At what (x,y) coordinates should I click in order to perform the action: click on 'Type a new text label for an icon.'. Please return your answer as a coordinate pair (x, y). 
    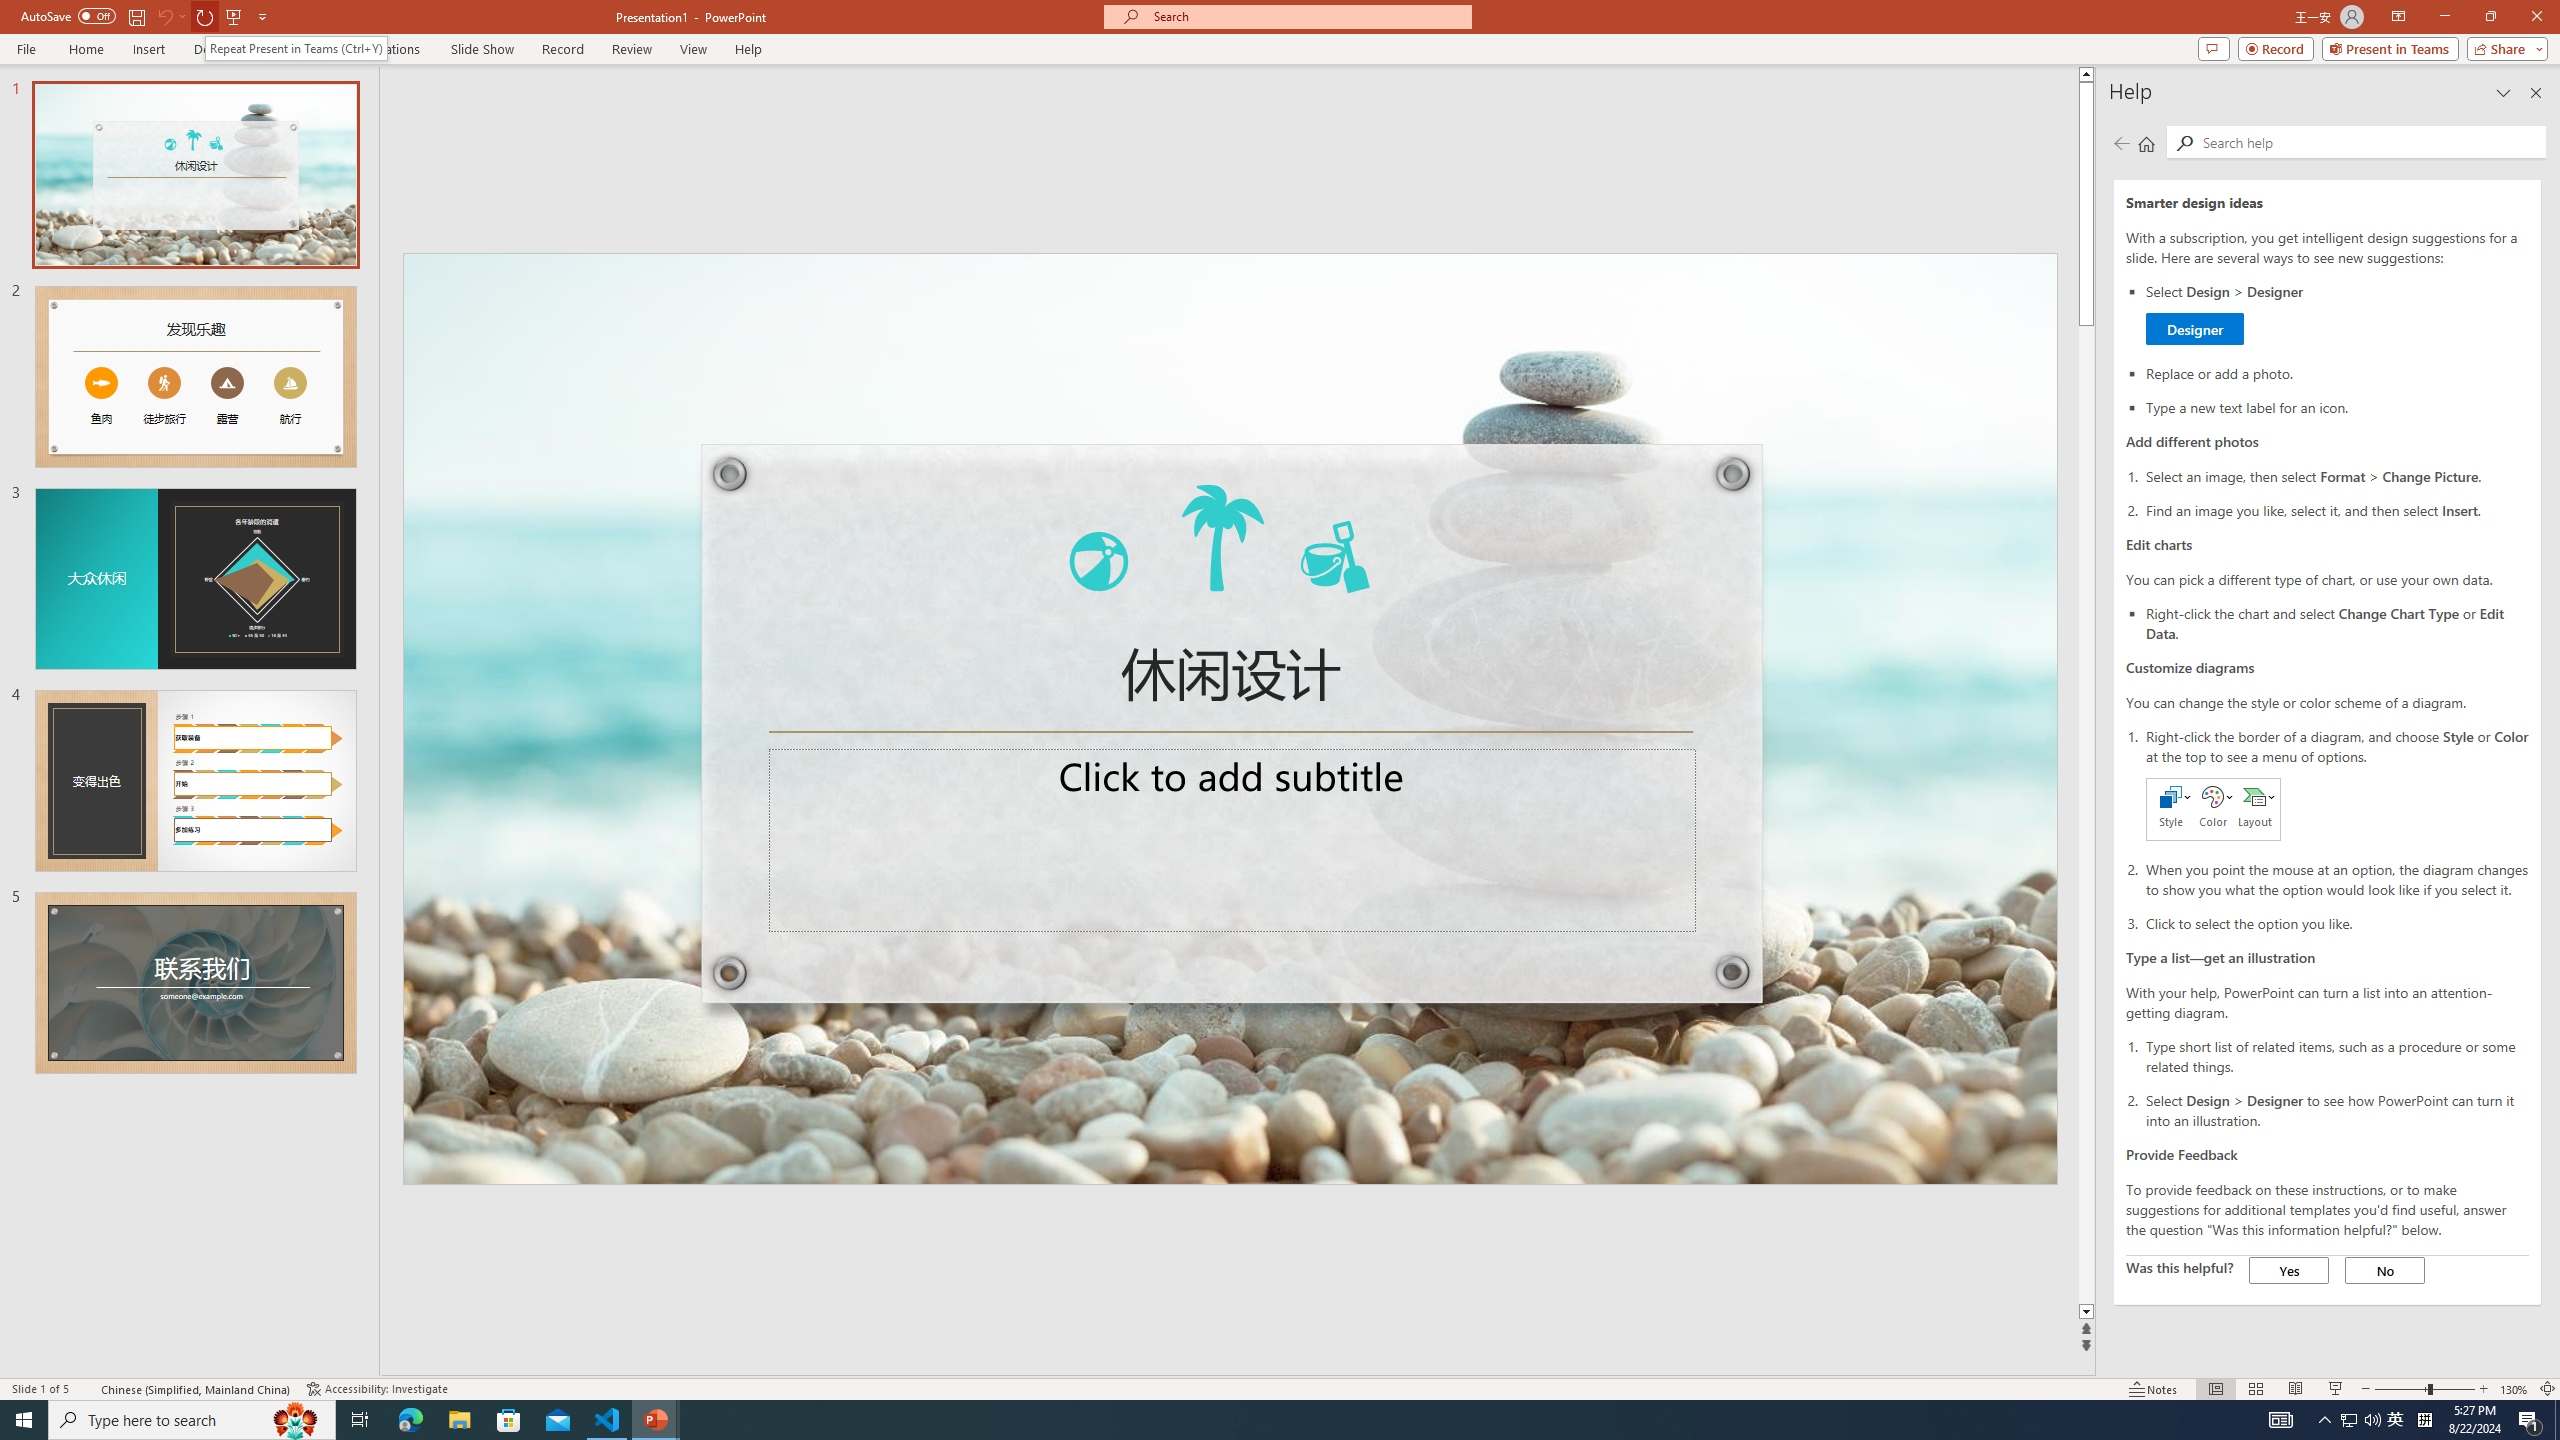
    Looking at the image, I should click on (2336, 406).